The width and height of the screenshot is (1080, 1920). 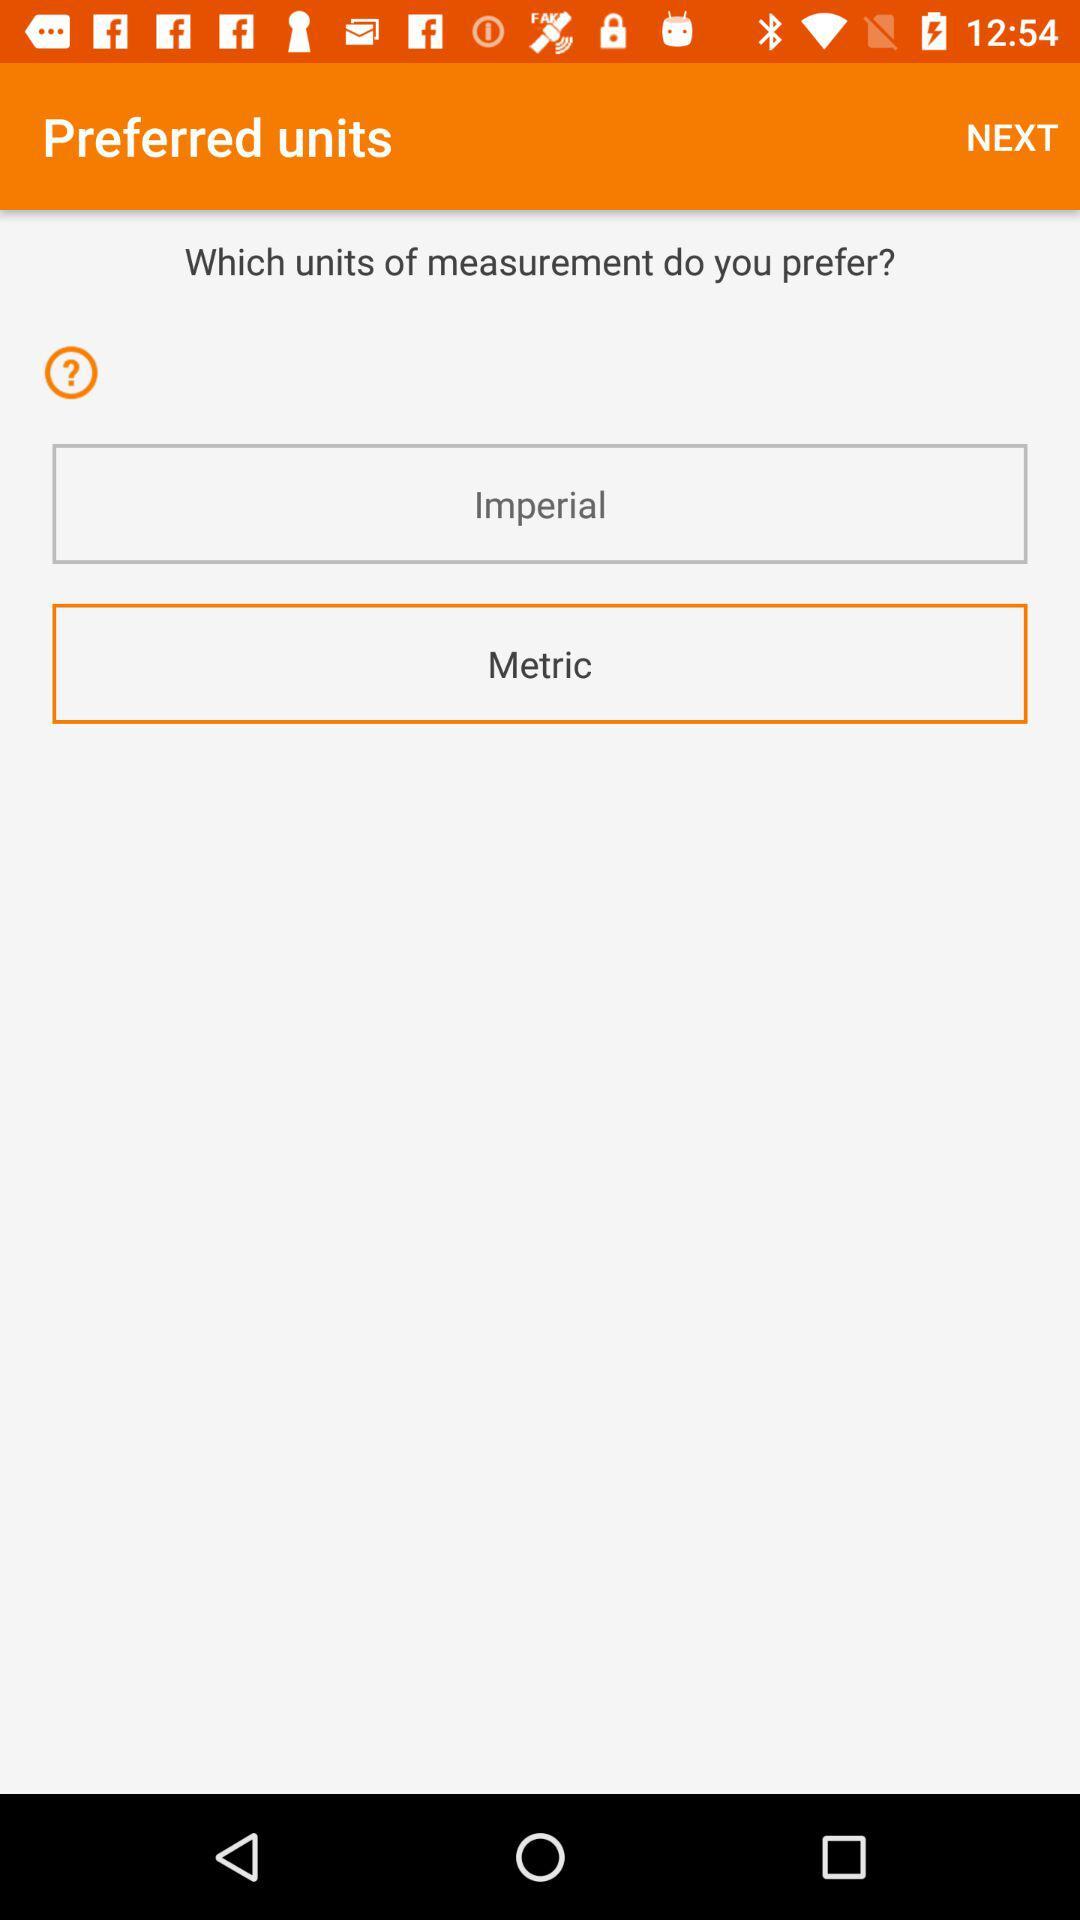 What do you see at coordinates (540, 504) in the screenshot?
I see `the icon above the metric icon` at bounding box center [540, 504].